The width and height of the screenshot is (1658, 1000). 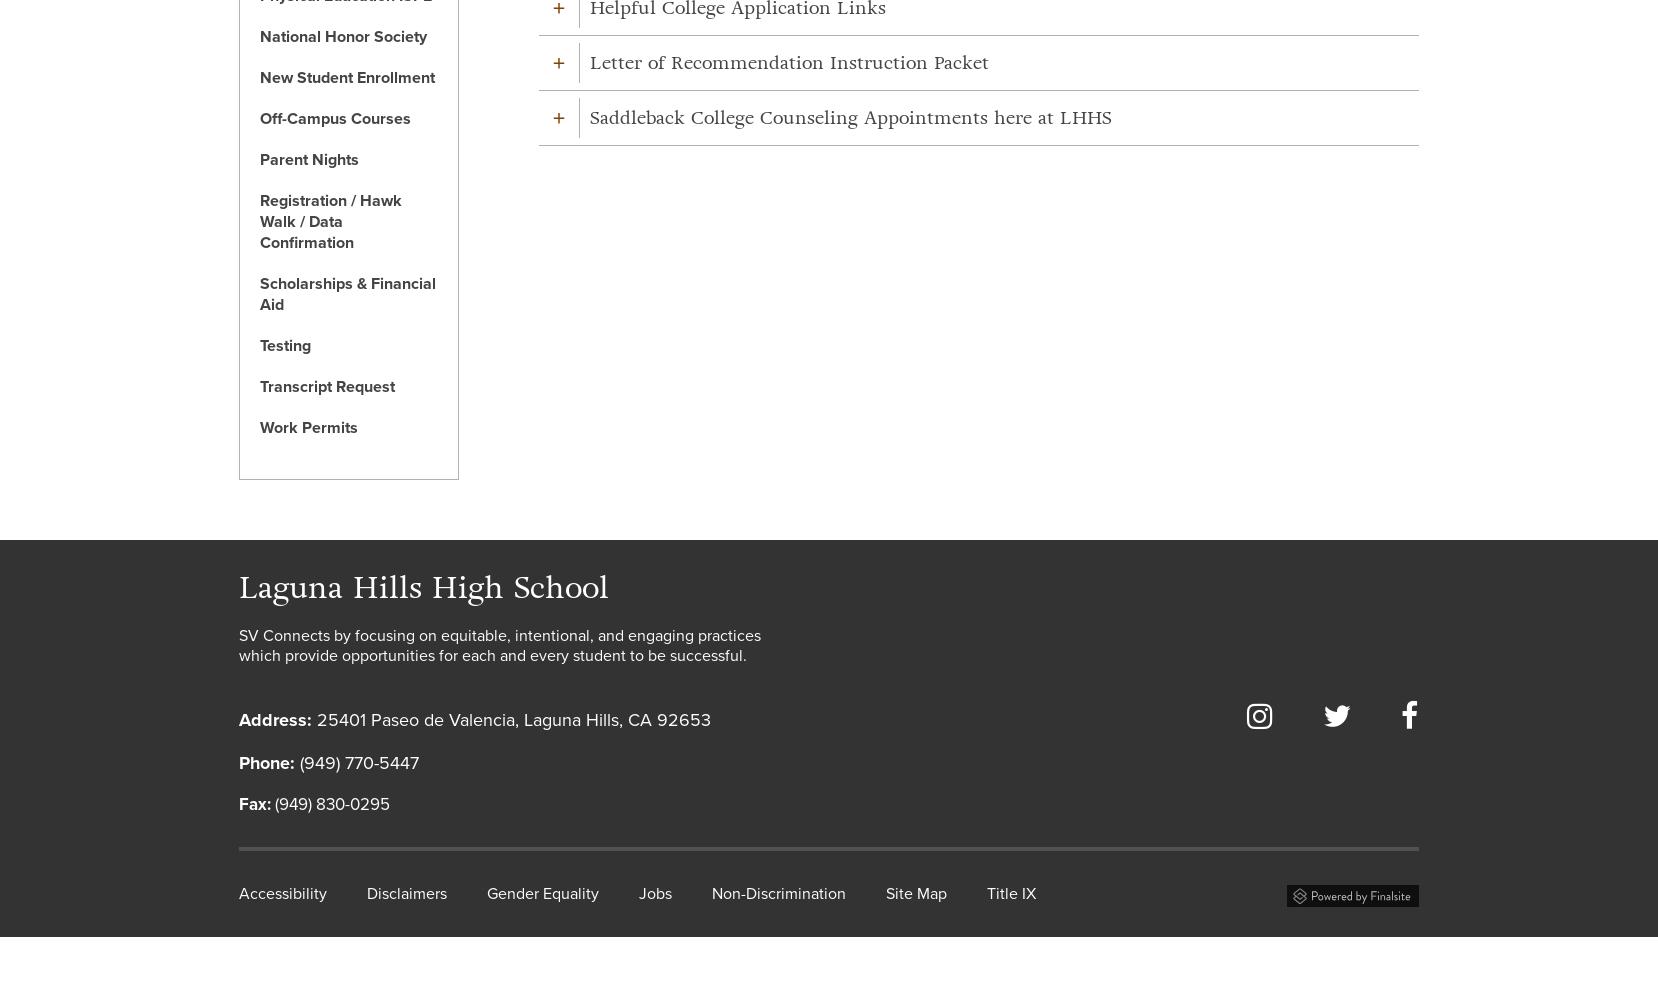 What do you see at coordinates (342, 36) in the screenshot?
I see `'National Honor Society'` at bounding box center [342, 36].